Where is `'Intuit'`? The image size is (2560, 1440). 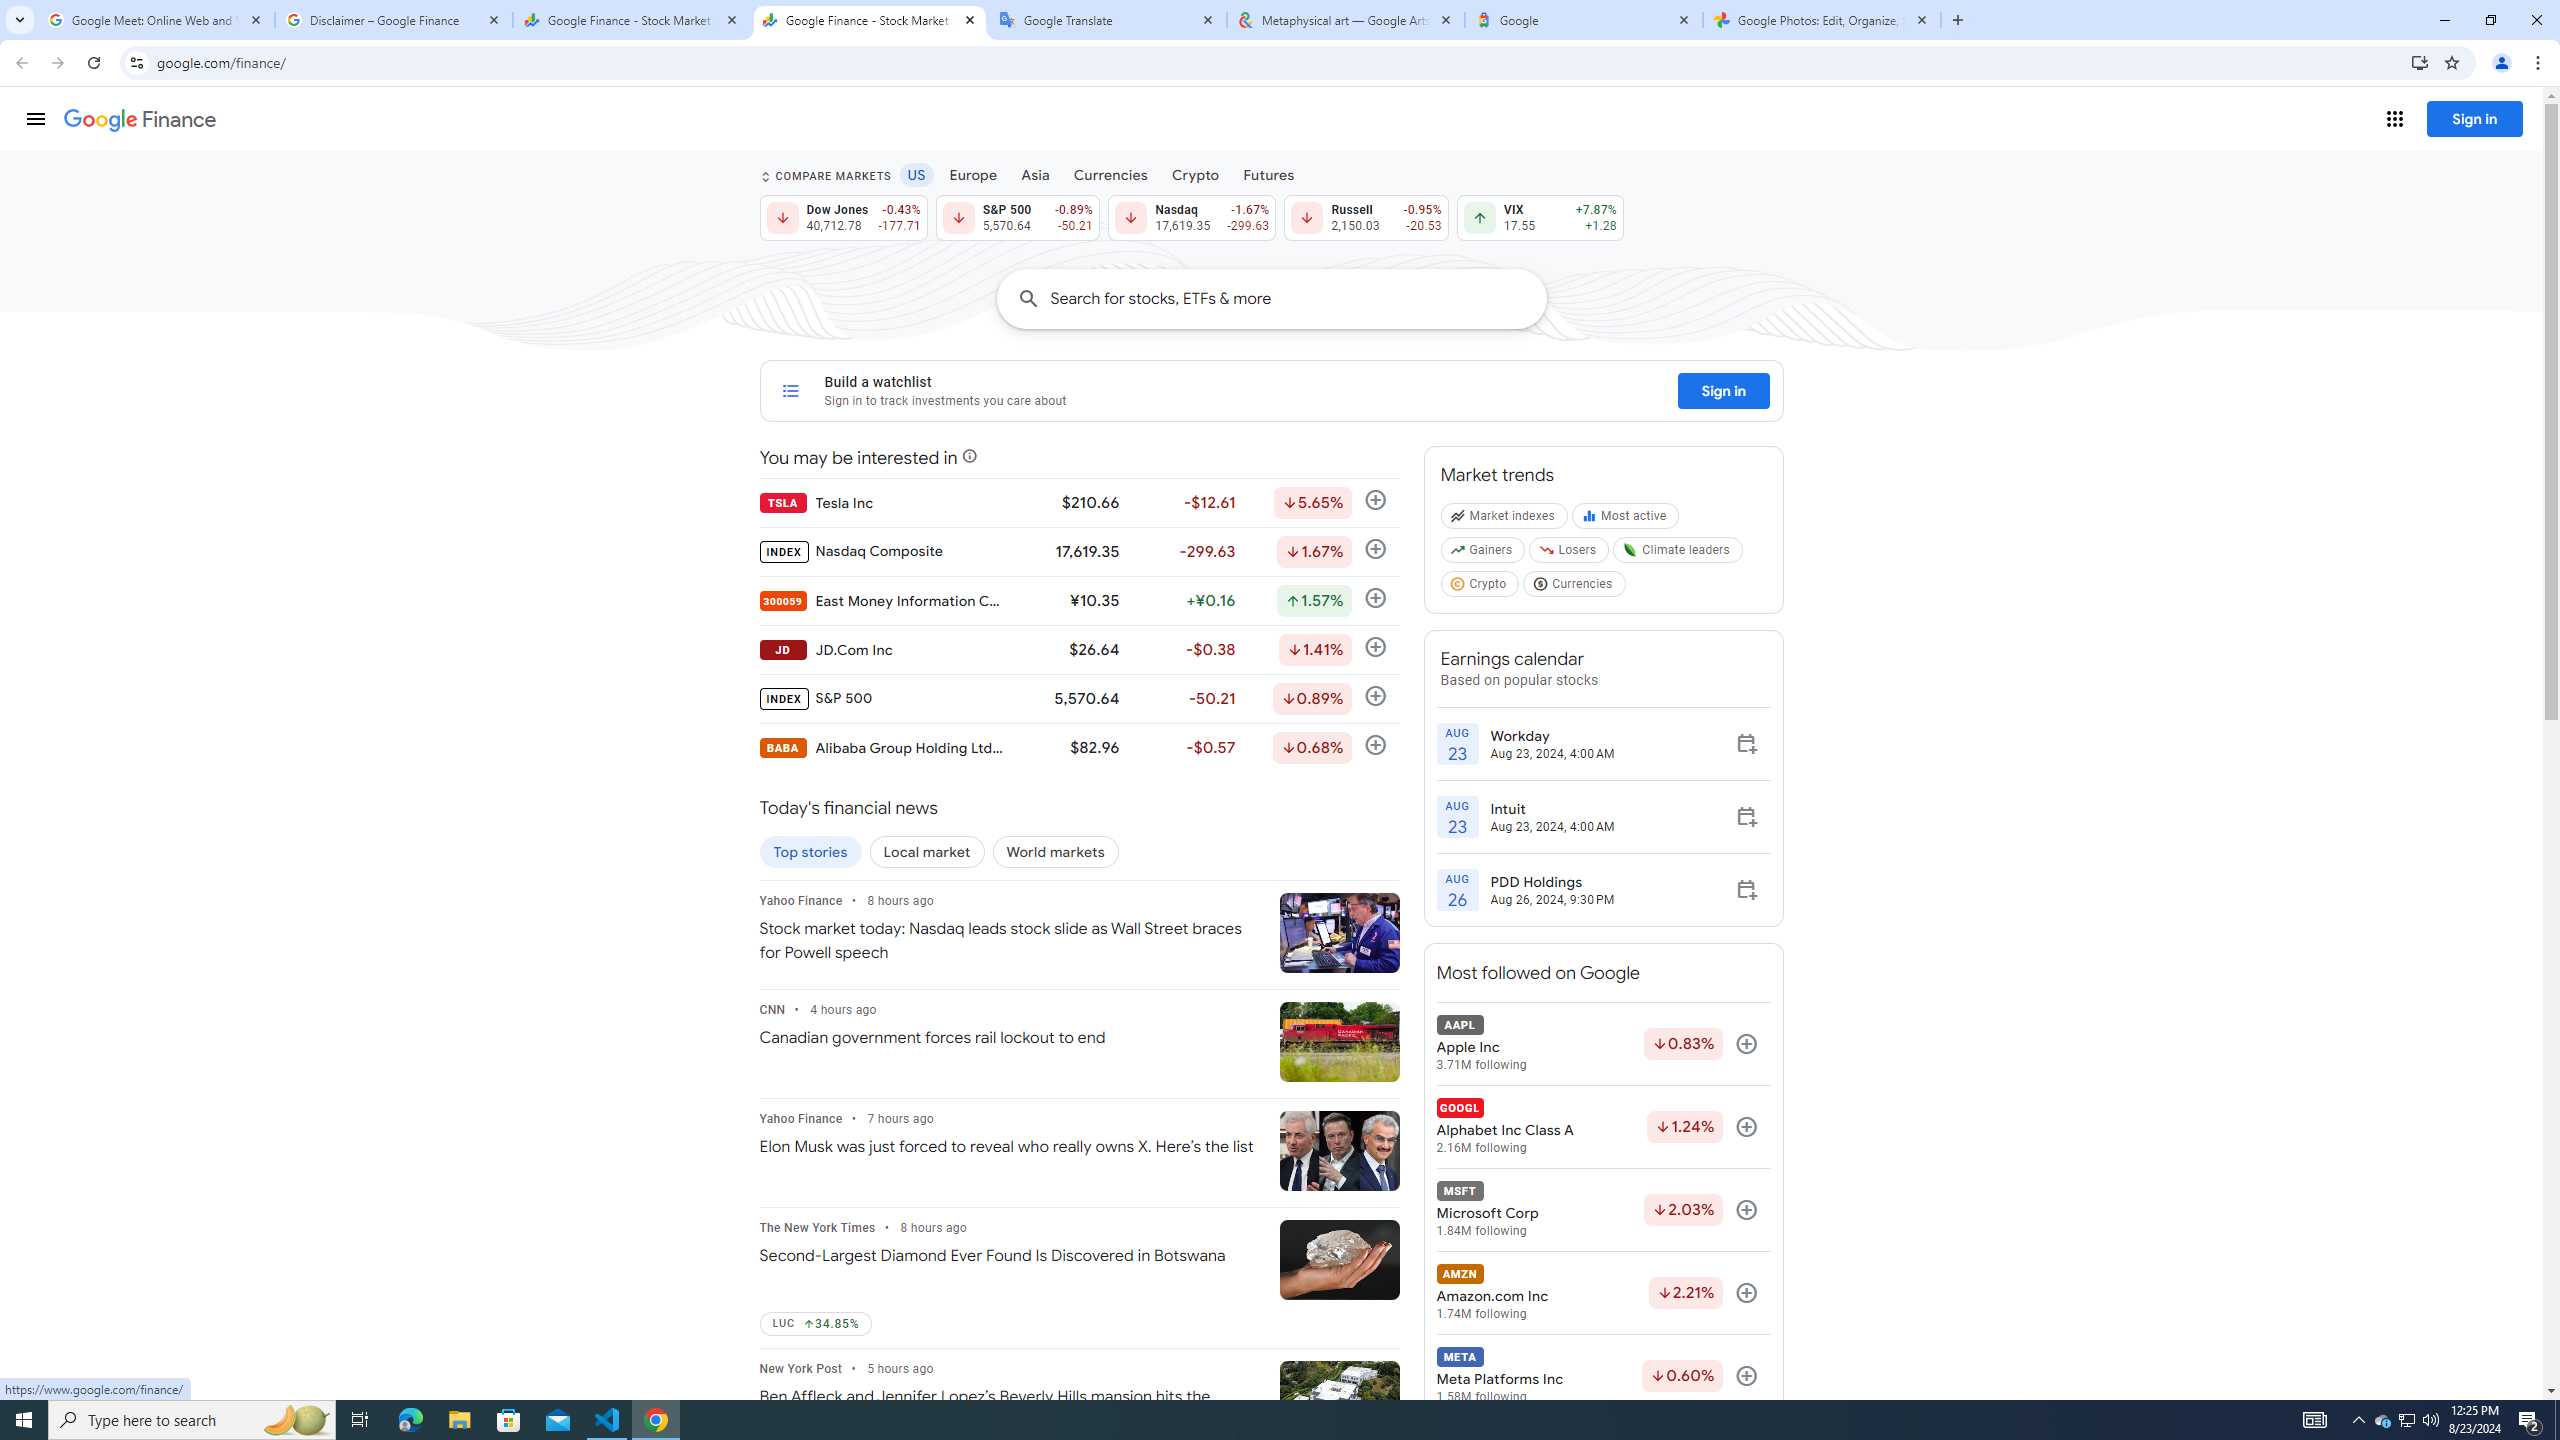 'Intuit' is located at coordinates (1552, 808).